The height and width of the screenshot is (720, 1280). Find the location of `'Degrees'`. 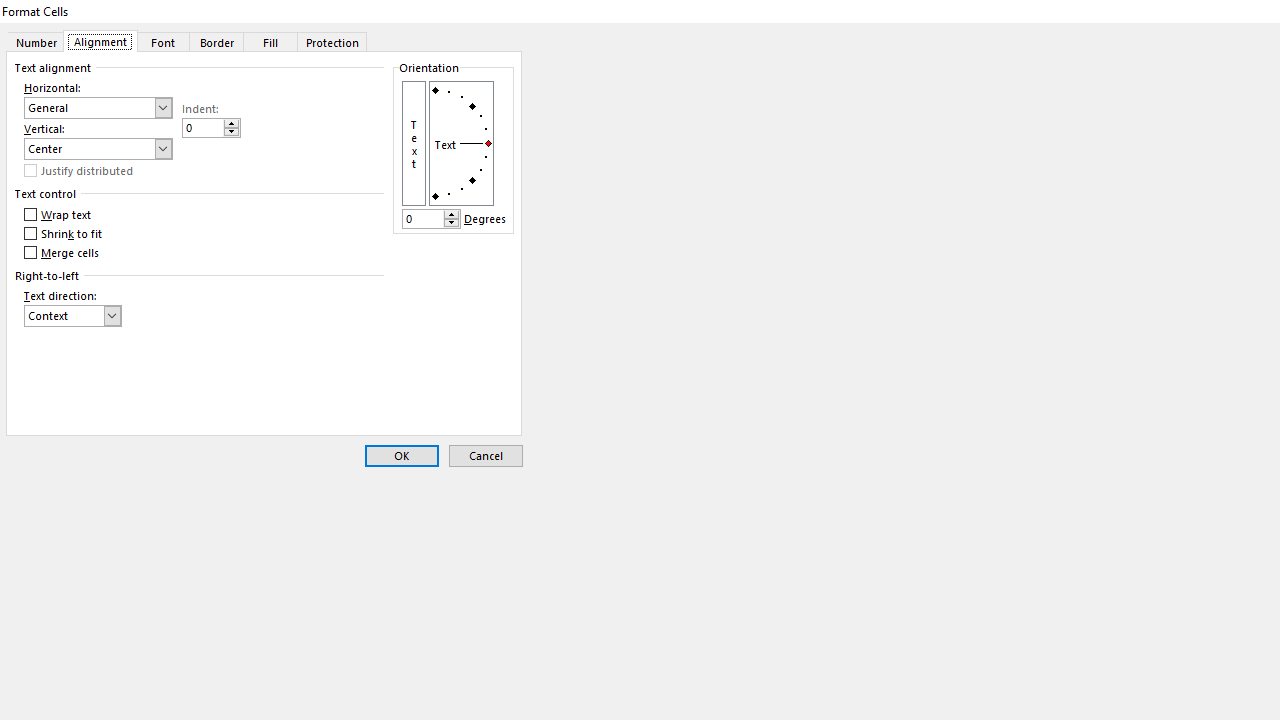

'Degrees' is located at coordinates (430, 218).